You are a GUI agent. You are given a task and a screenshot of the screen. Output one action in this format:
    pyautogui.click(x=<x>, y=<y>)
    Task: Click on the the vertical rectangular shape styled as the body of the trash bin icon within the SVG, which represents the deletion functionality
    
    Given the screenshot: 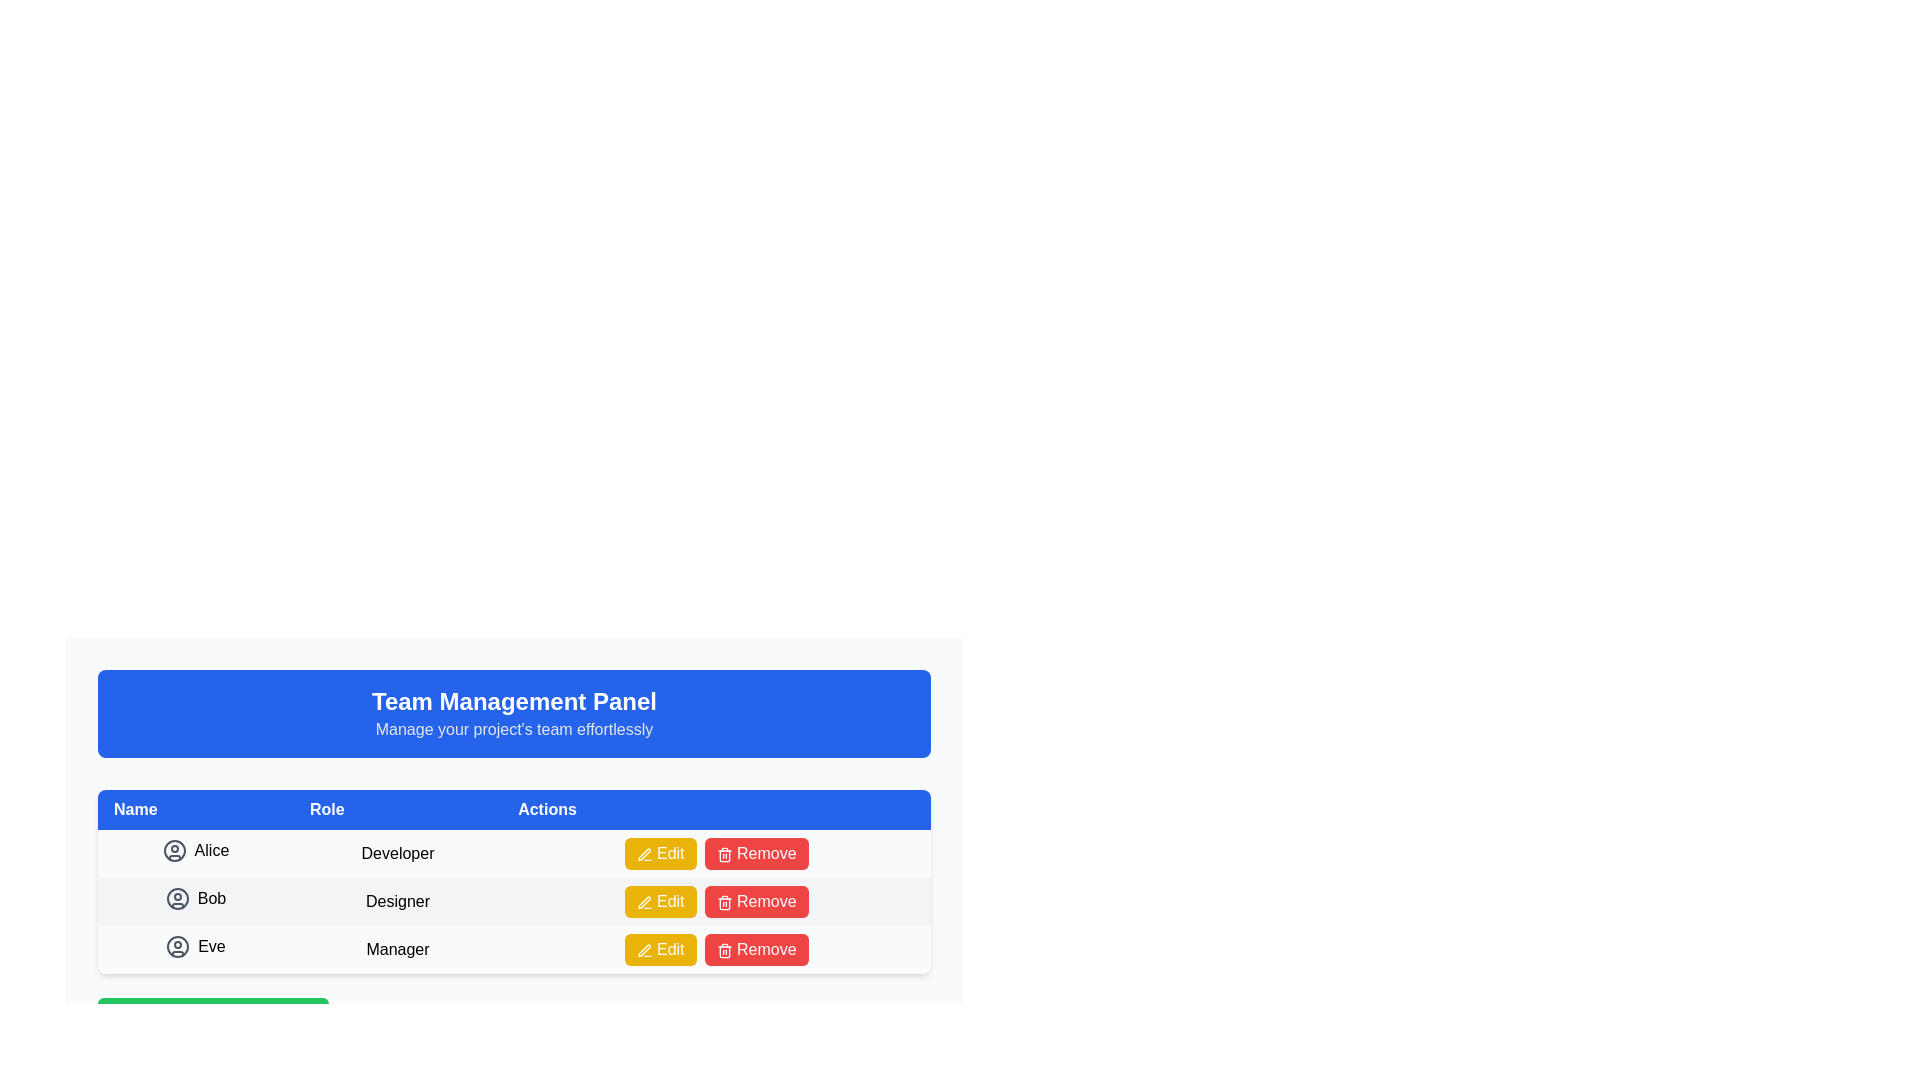 What is the action you would take?
    pyautogui.click(x=723, y=855)
    